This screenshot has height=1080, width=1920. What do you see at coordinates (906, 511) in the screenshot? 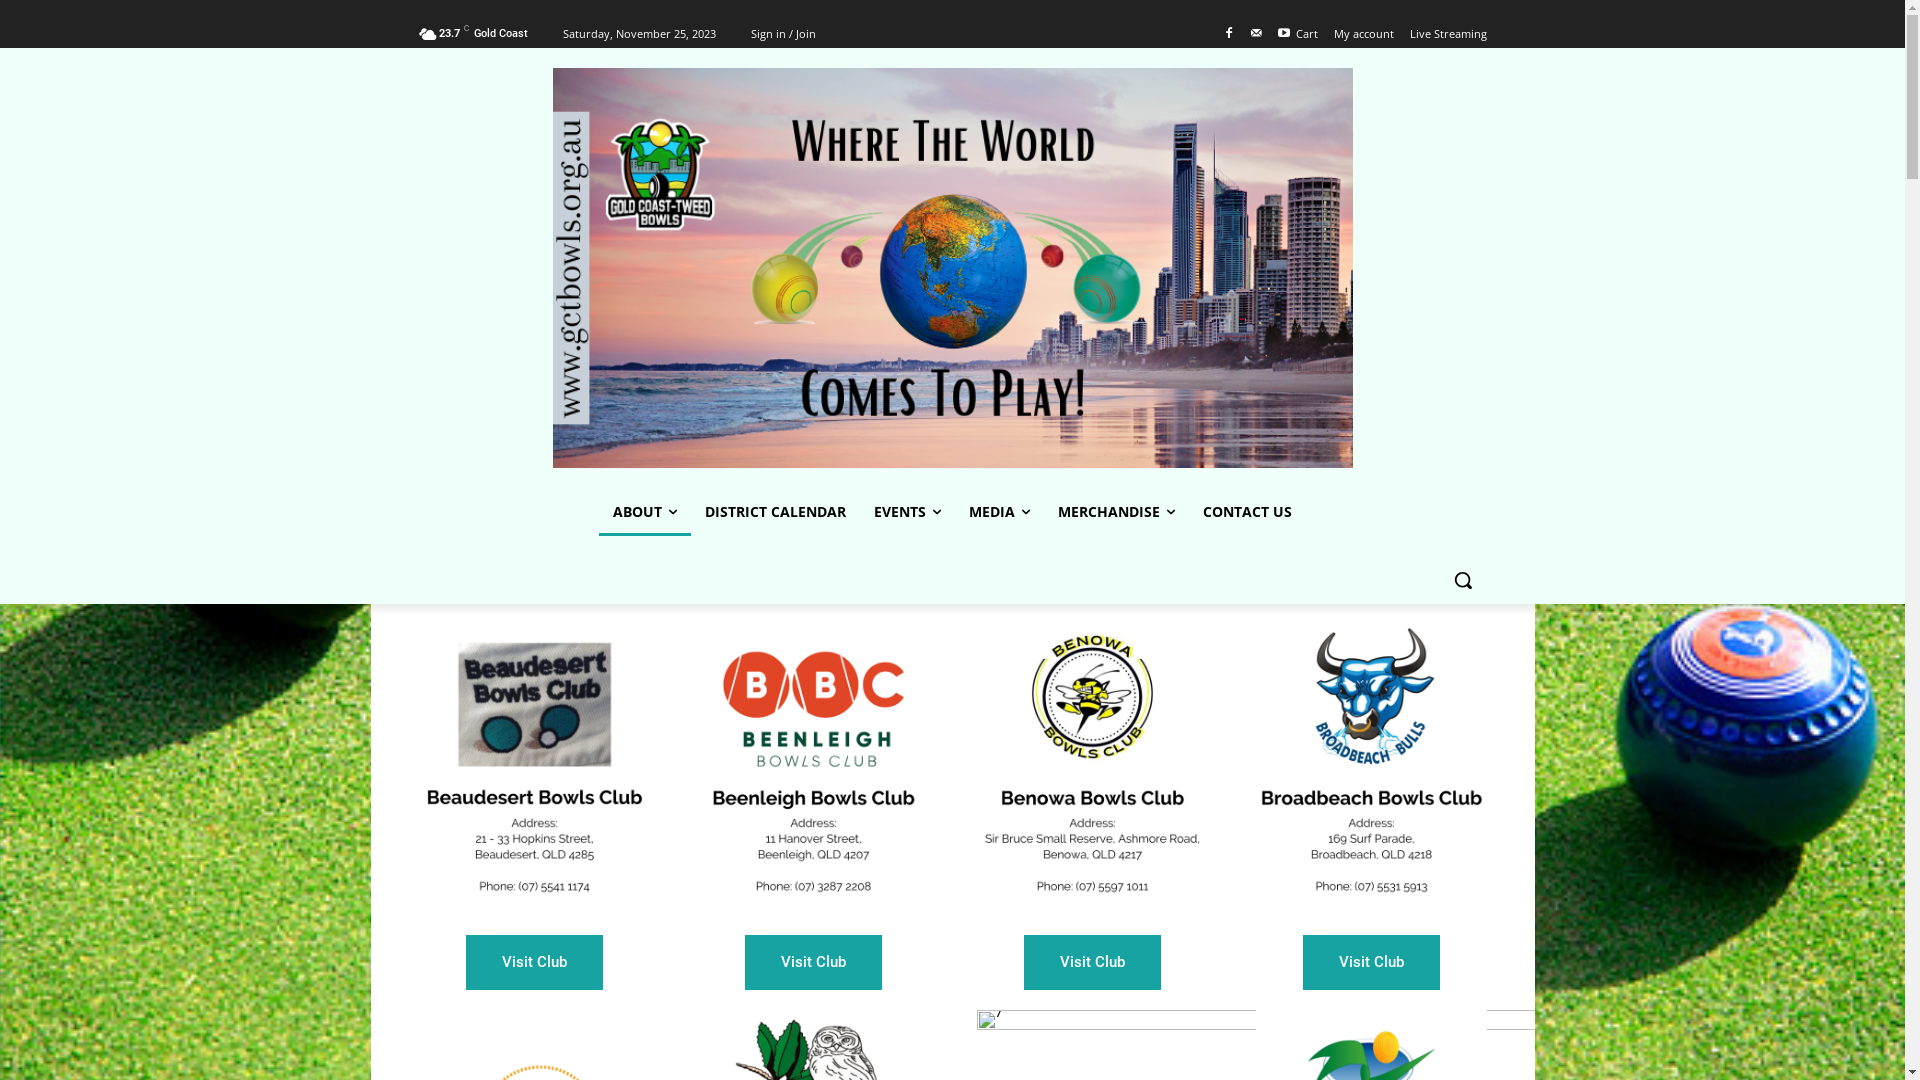
I see `'EVENTS'` at bounding box center [906, 511].